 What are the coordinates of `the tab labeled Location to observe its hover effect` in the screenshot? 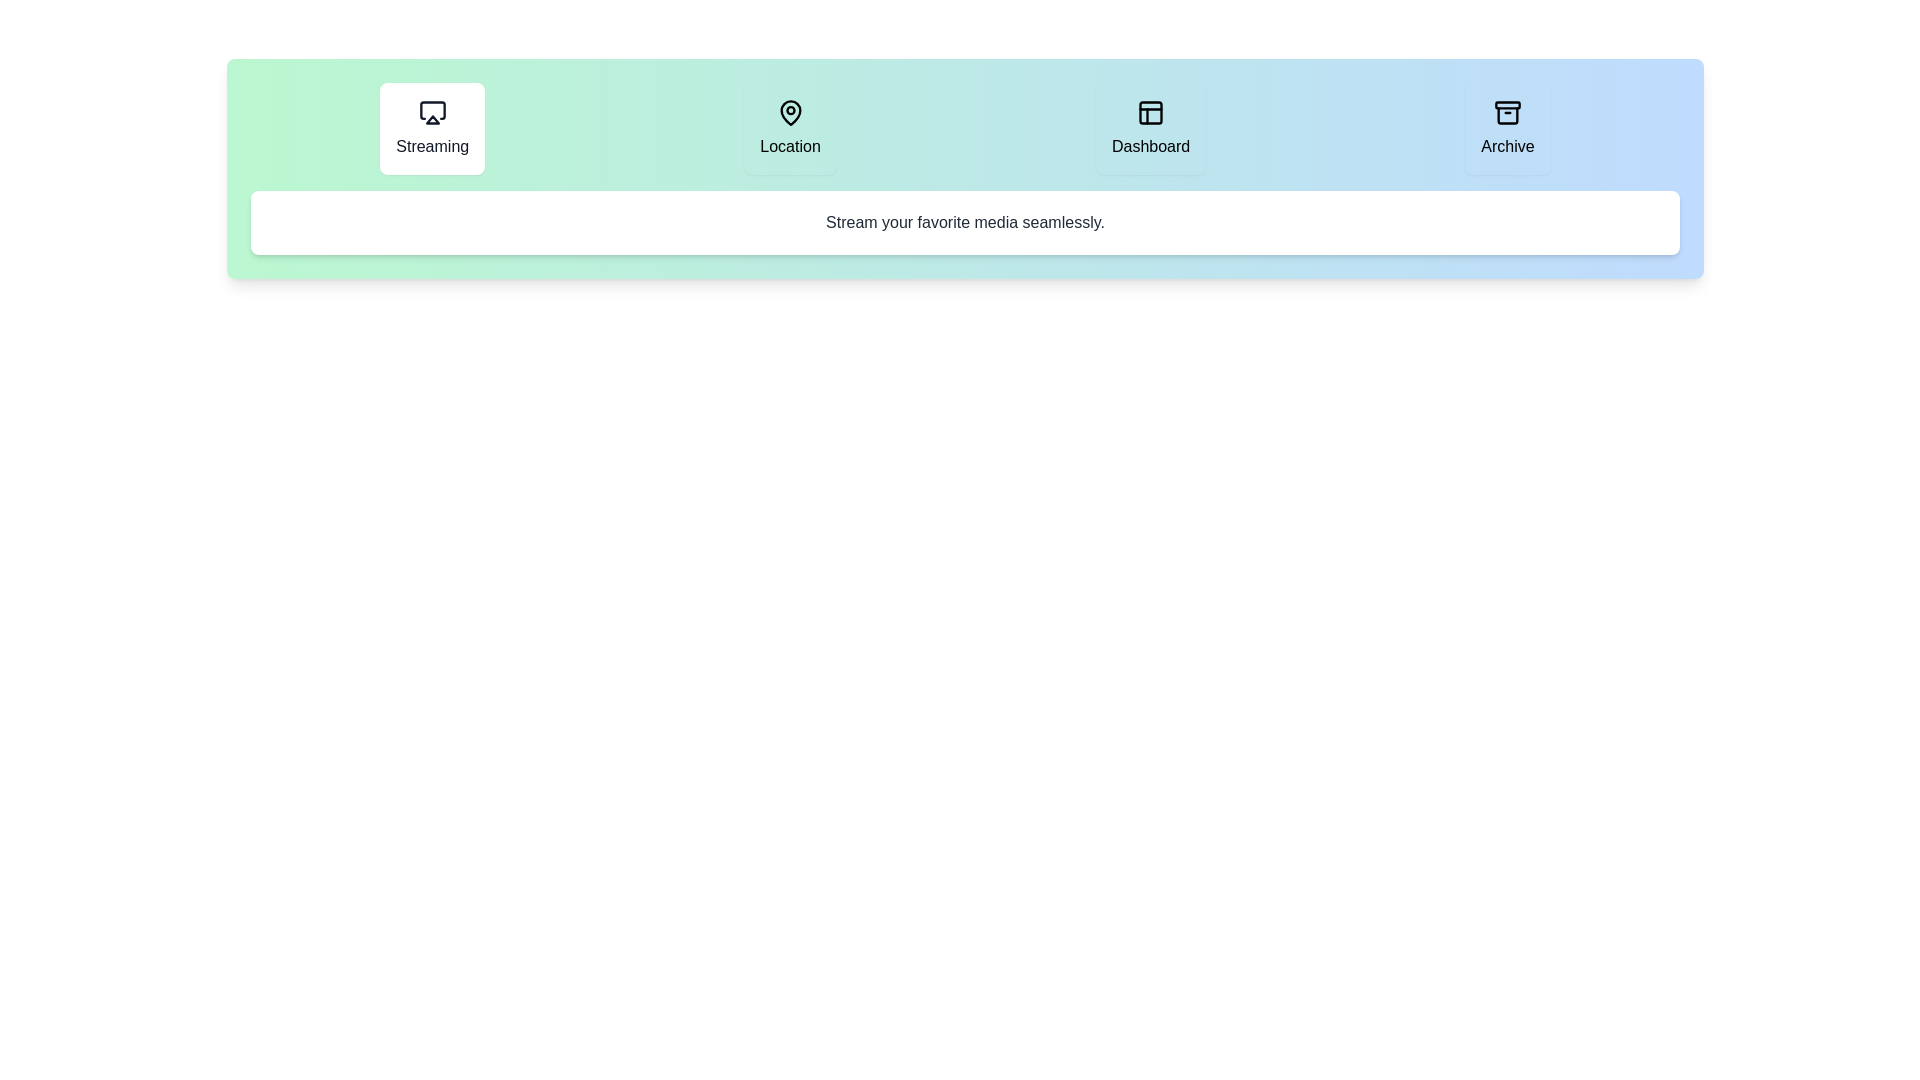 It's located at (789, 128).